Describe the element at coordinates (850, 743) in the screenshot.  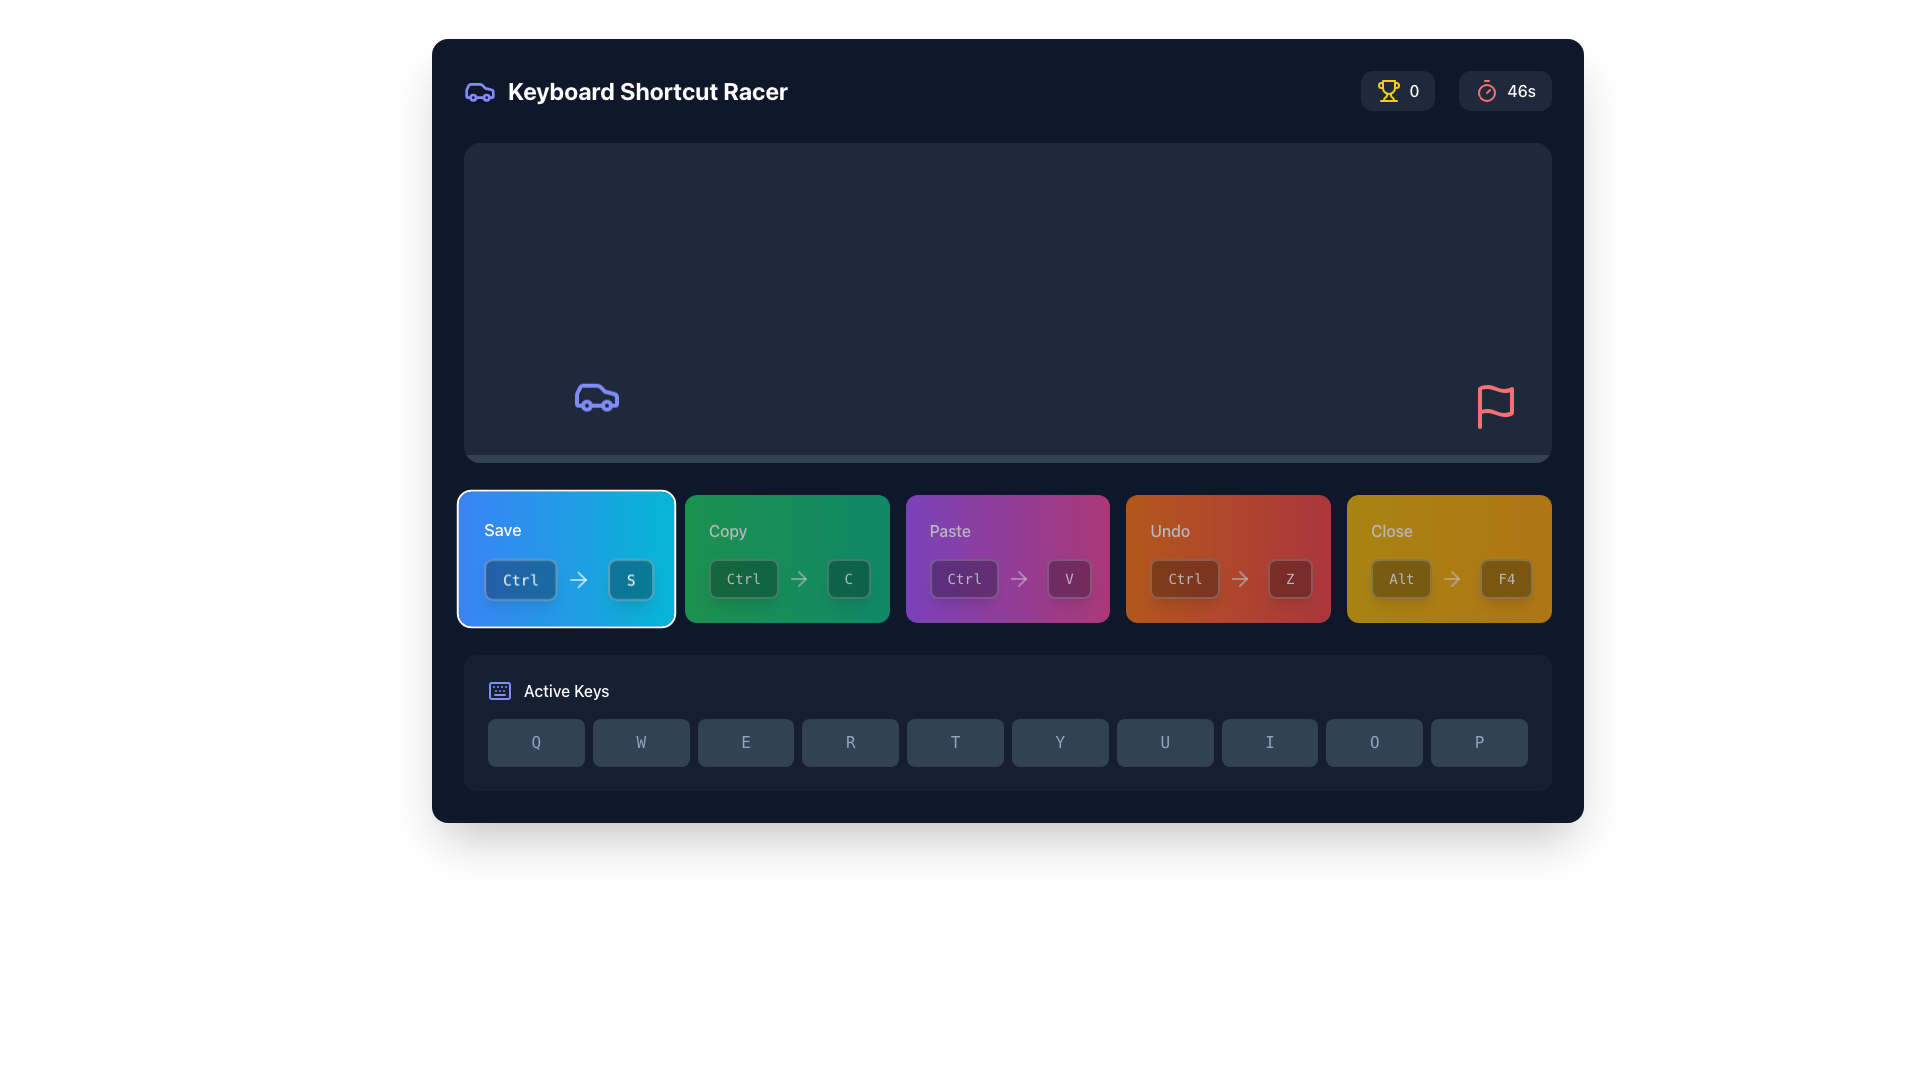
I see `the rectangular button with a dark background and the letter 'R' at its center, which is the fourth button in a row of ten buttons labeled QWERTYUIOP` at that location.